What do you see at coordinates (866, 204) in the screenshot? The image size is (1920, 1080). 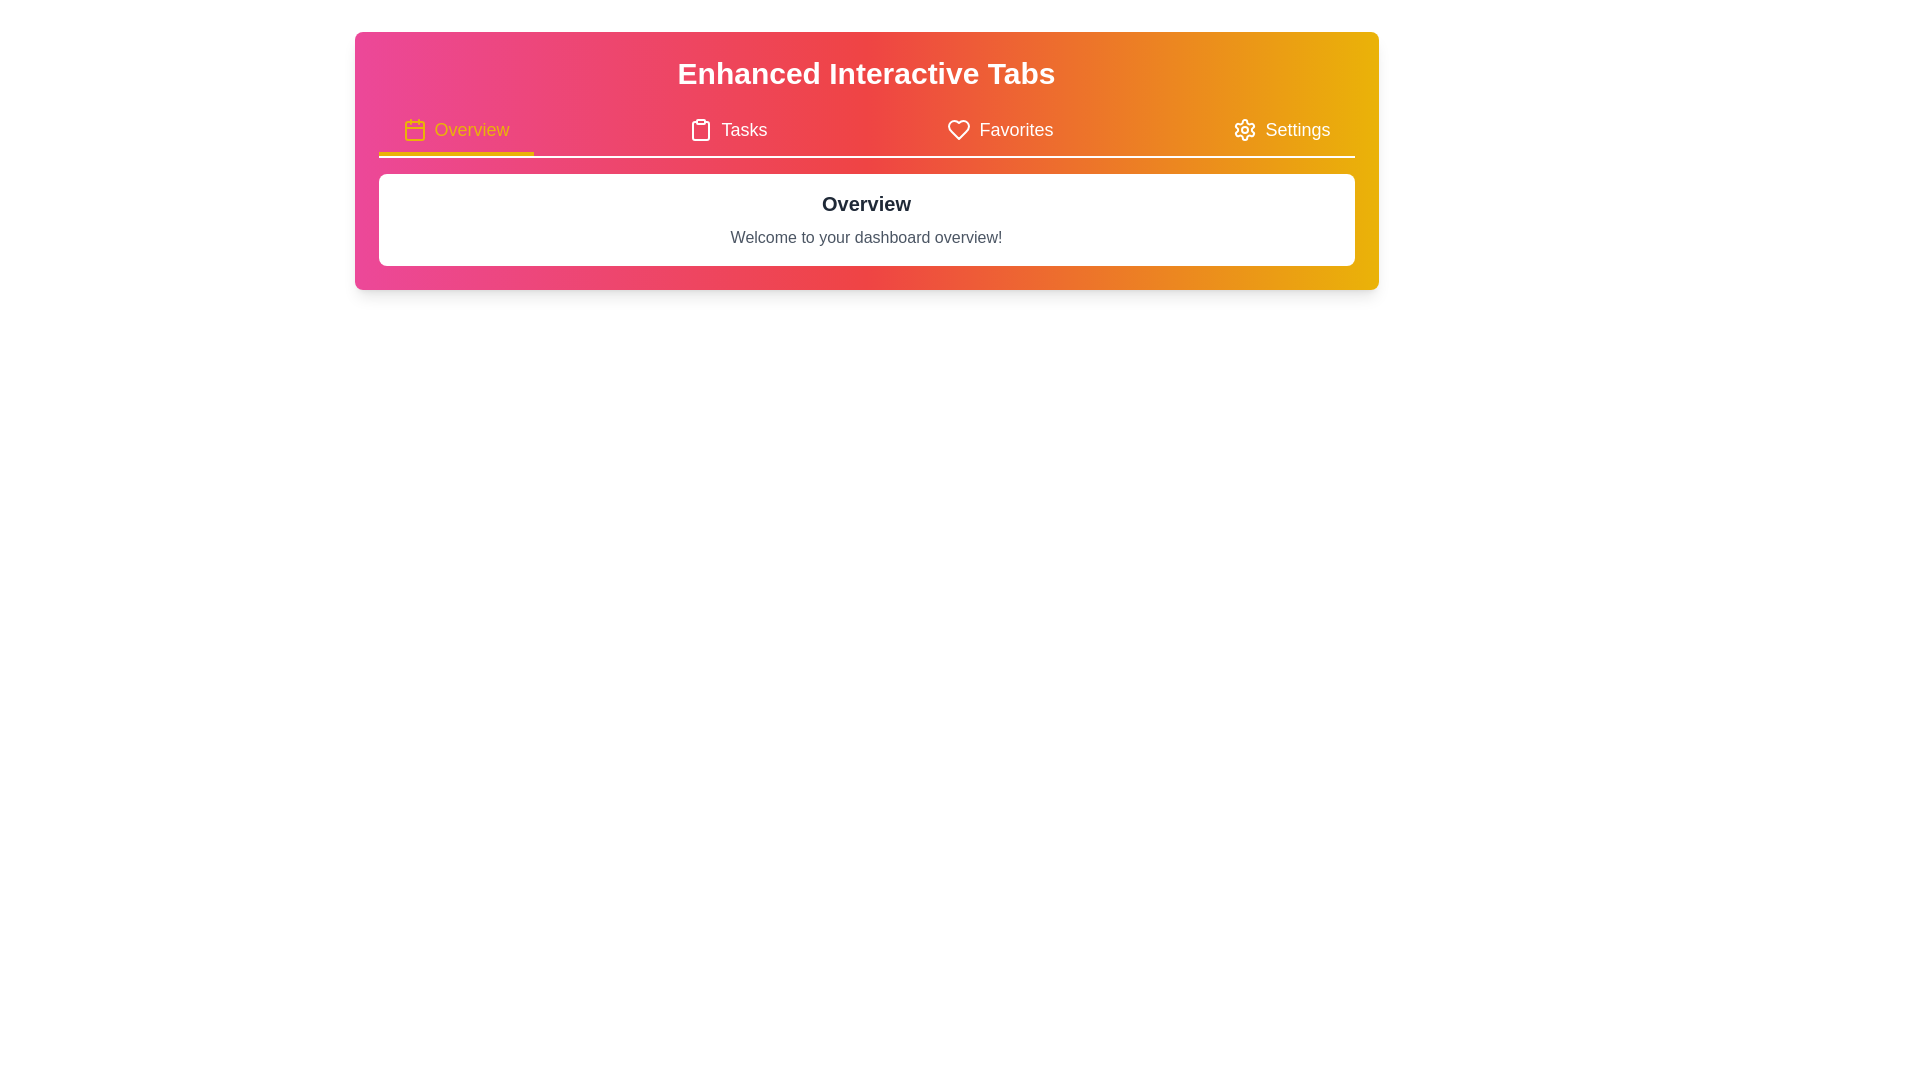 I see `the bold text label displaying 'Overview', which is styled with a dark gray font and positioned prominently above the text block 'Welcome to your dashboard overview!'` at bounding box center [866, 204].